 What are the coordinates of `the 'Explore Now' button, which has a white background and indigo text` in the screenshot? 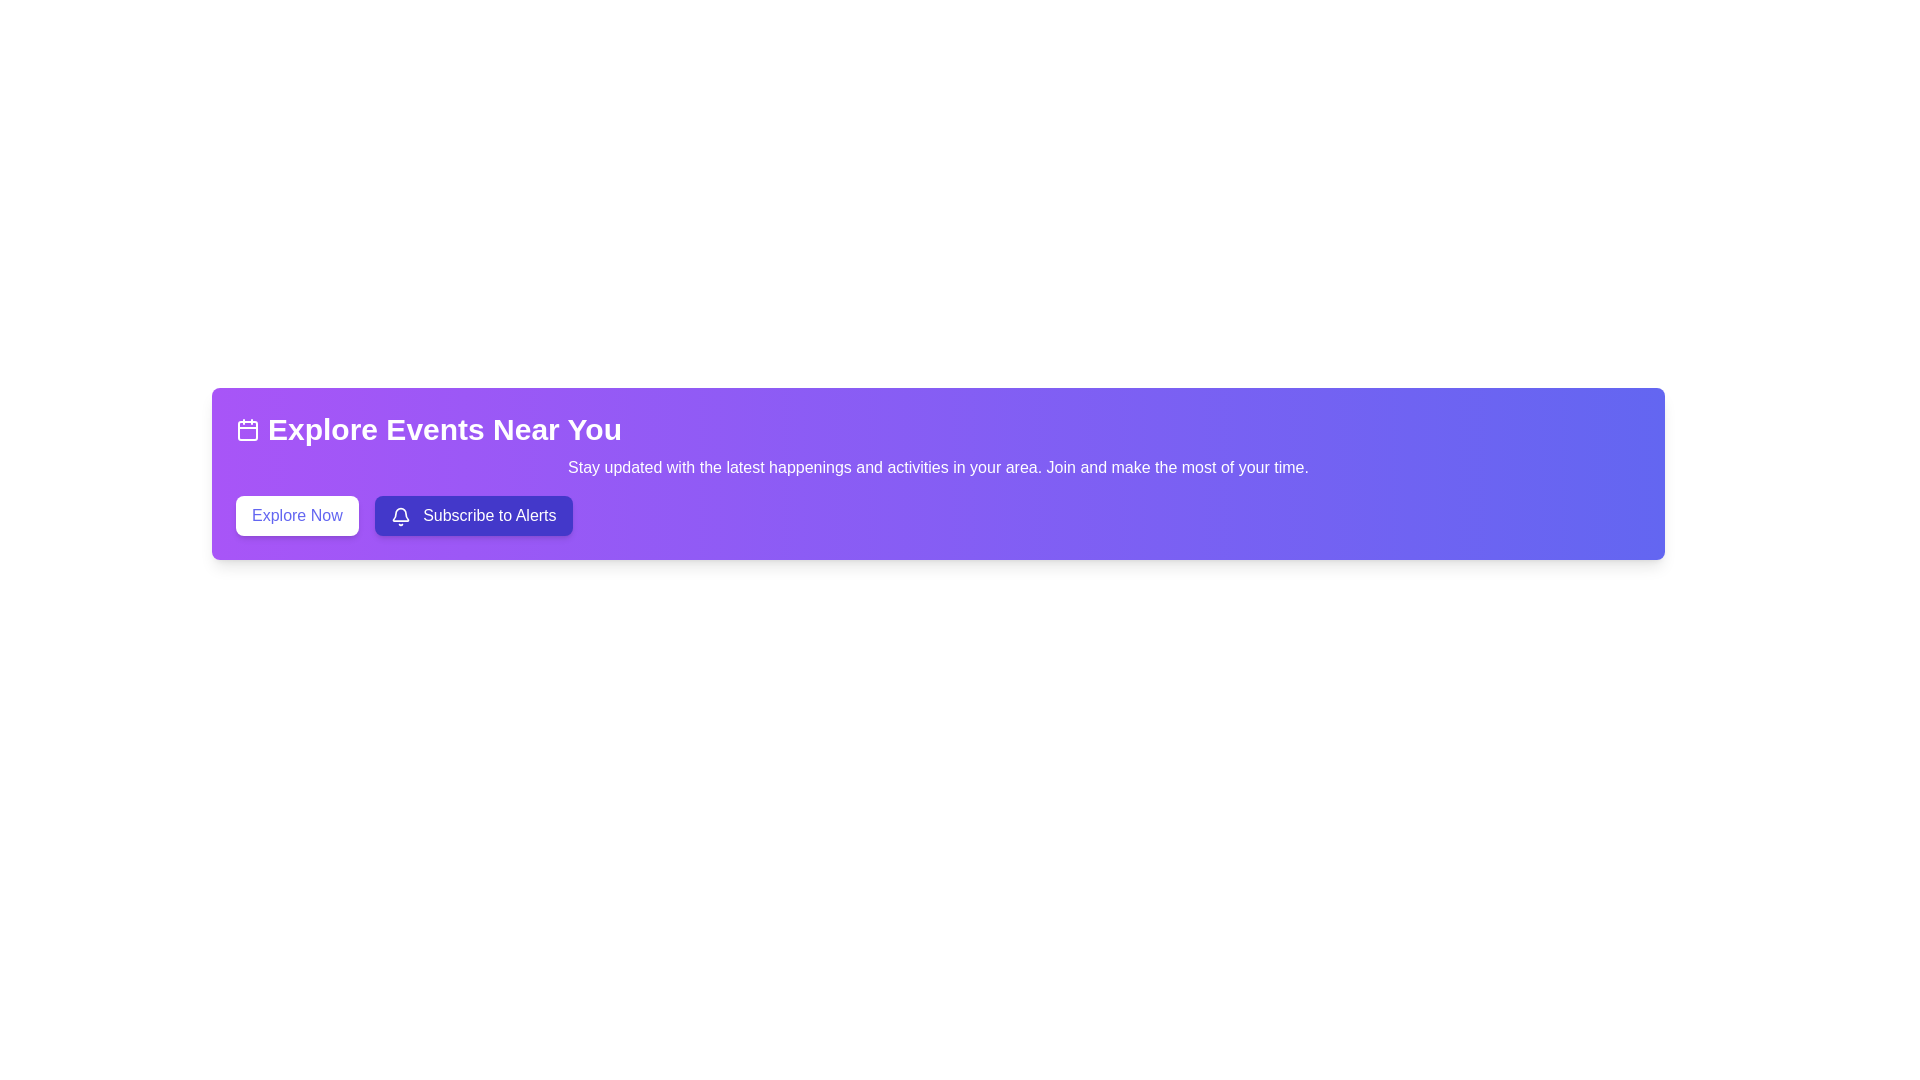 It's located at (296, 515).